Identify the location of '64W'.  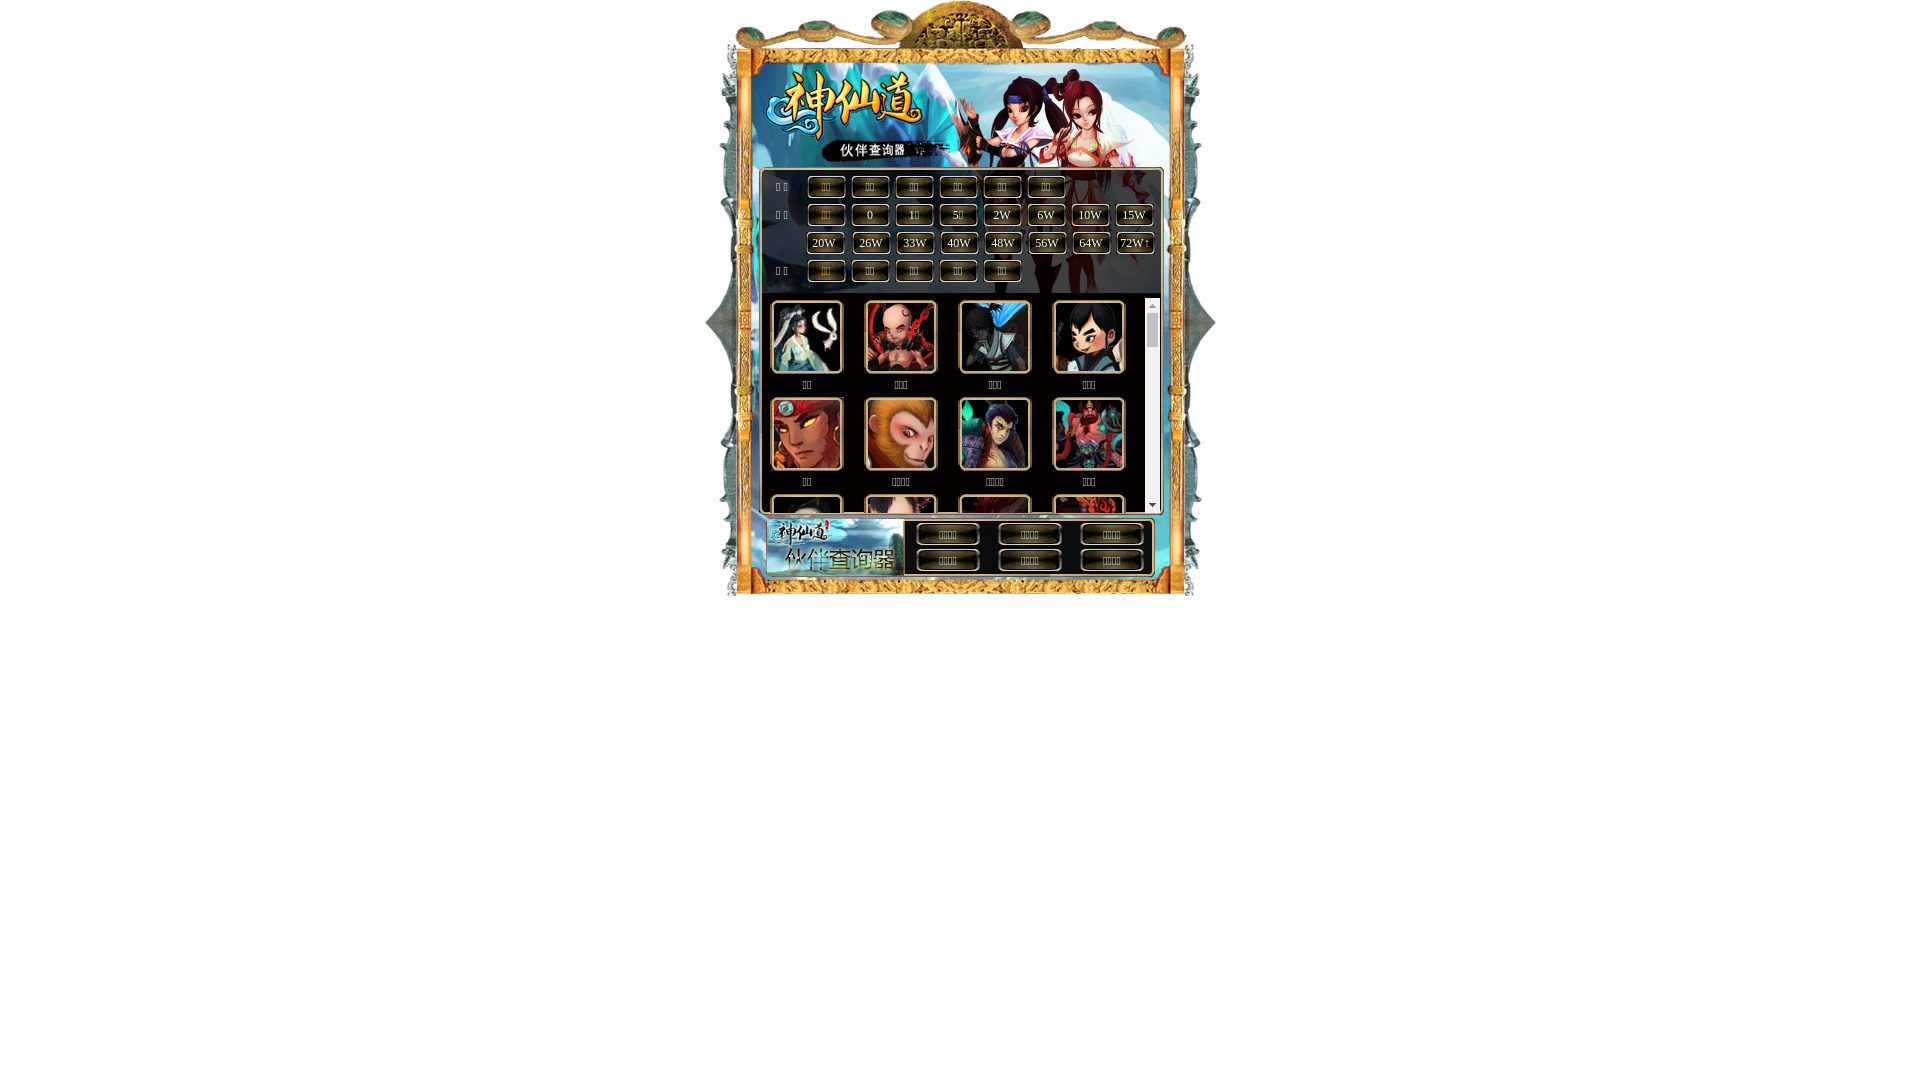
(1089, 242).